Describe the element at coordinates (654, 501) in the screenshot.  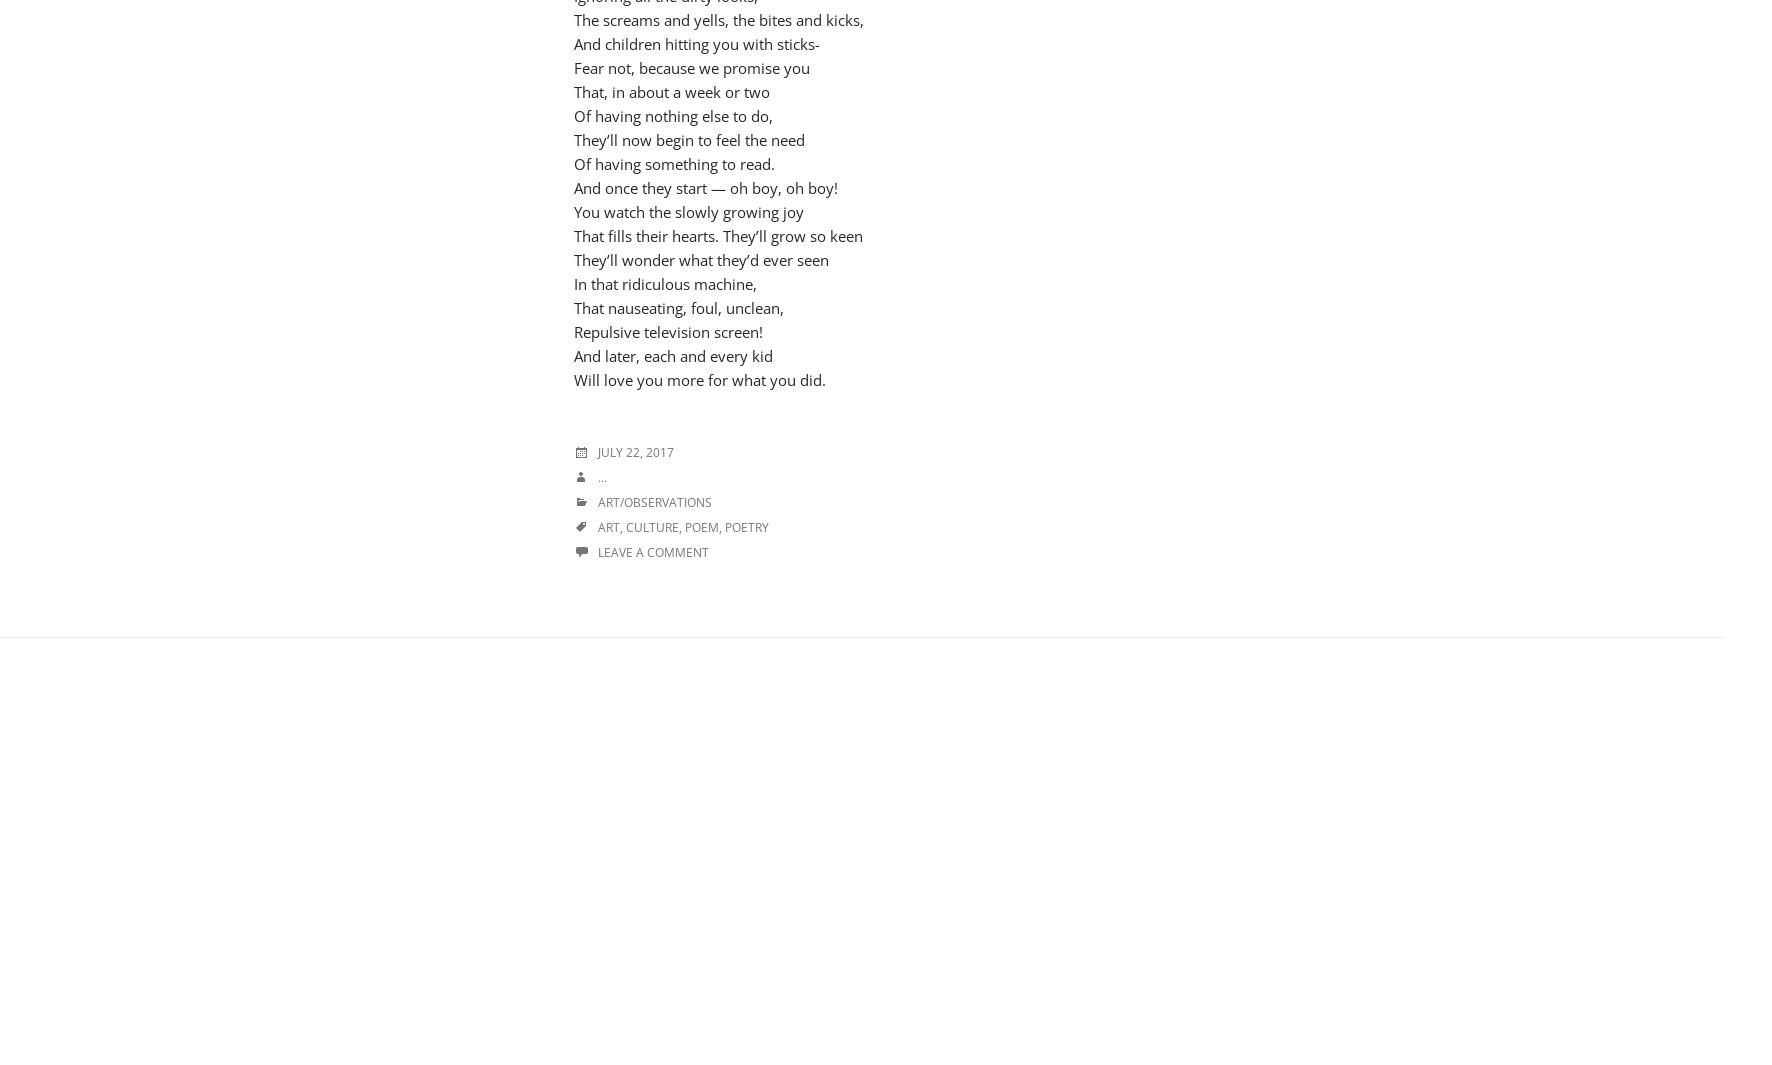
I see `'Art/Observations'` at that location.